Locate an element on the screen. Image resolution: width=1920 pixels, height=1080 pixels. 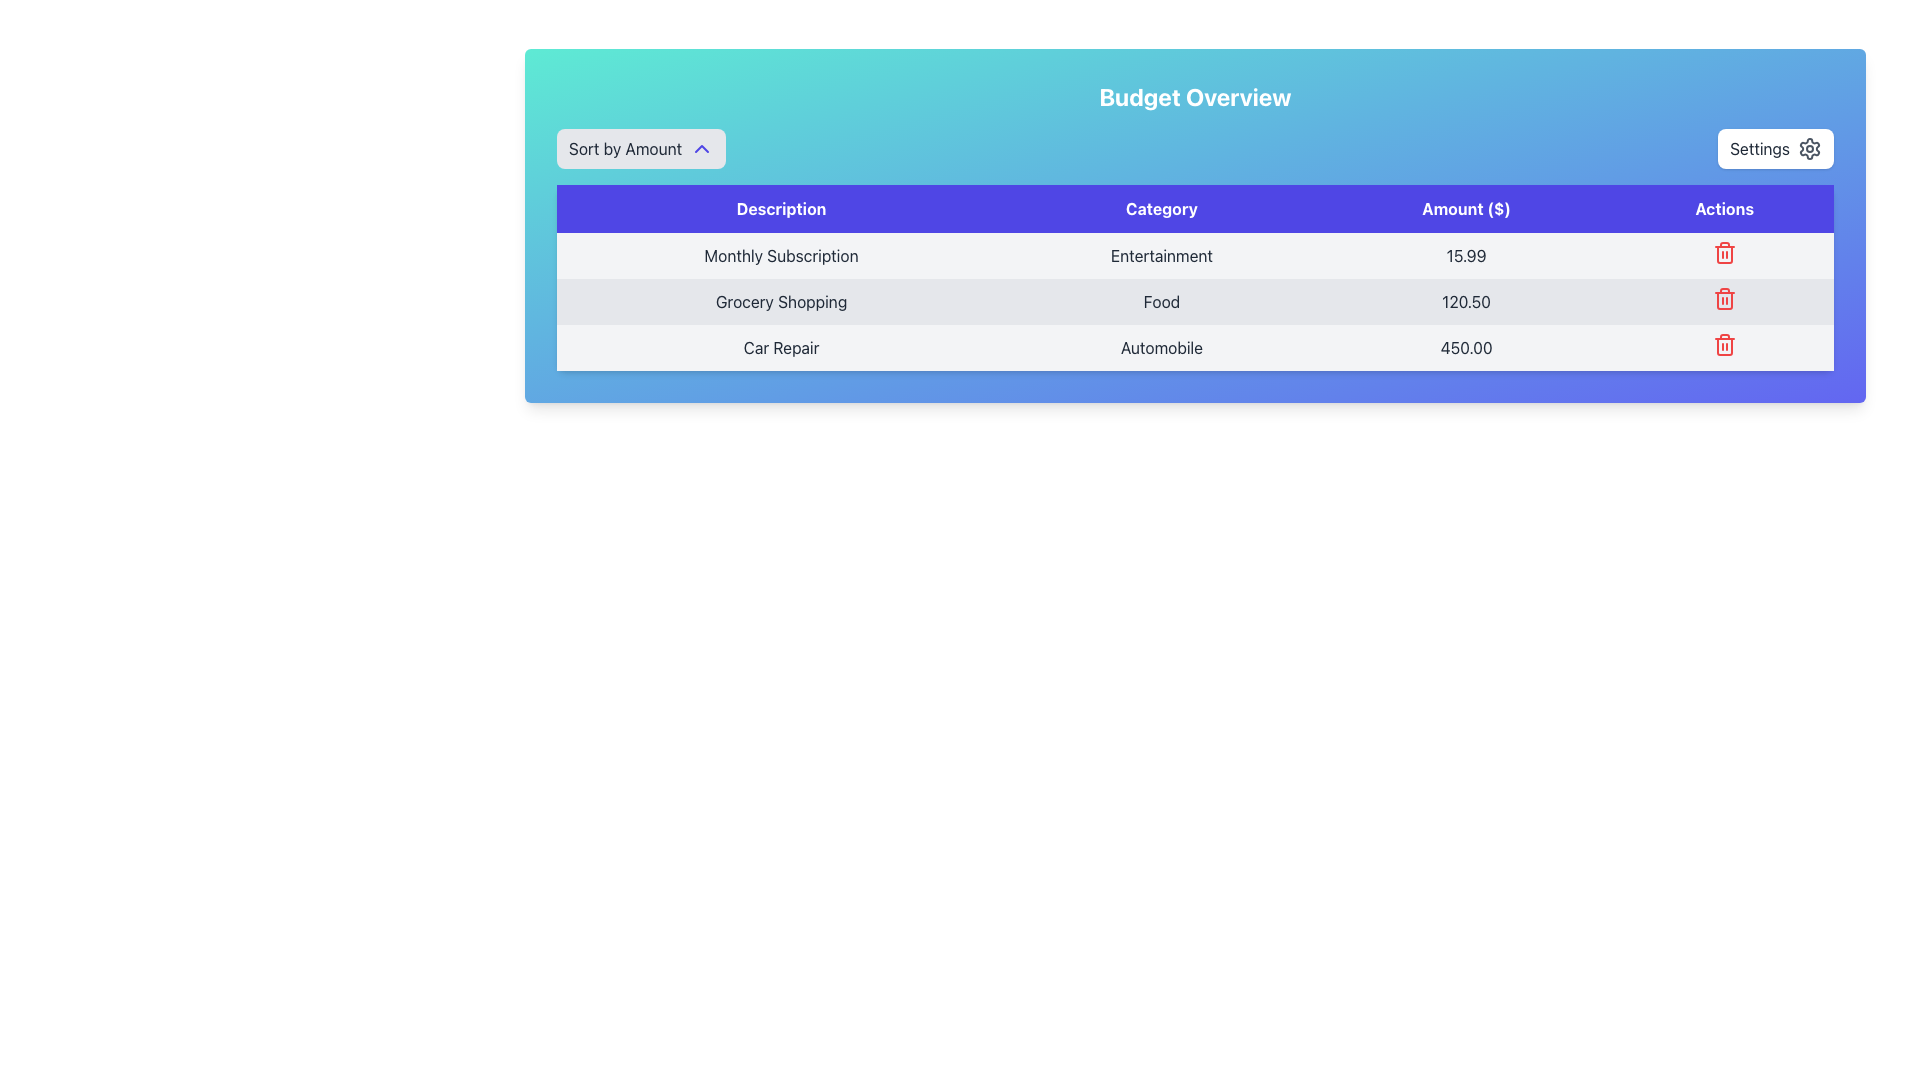
the text label displaying 'Automobile' in dark gray within the 'Budget Overview' table, specifically located in the 'Category' column for the row labeled 'Car Repair' is located at coordinates (1161, 346).